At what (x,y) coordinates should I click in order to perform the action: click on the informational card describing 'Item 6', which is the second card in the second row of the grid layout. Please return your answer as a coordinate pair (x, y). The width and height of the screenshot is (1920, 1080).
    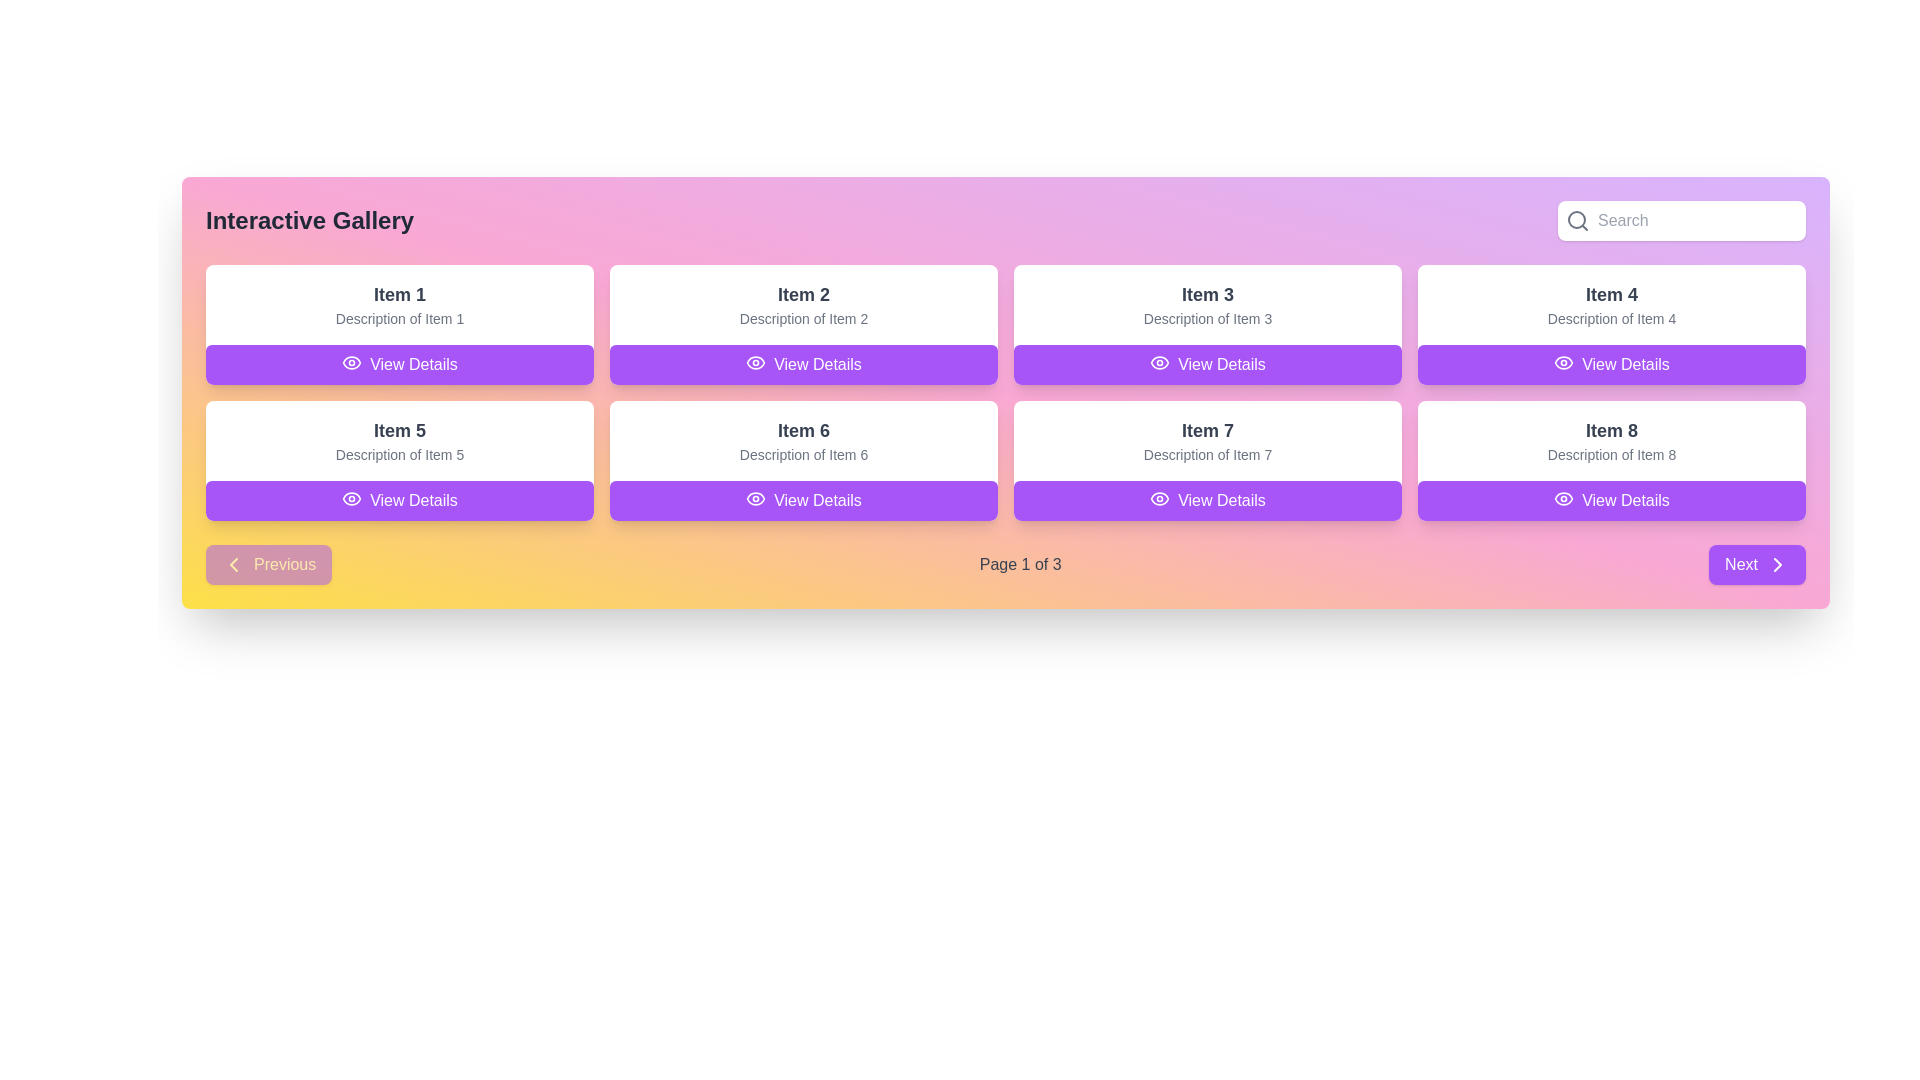
    Looking at the image, I should click on (804, 439).